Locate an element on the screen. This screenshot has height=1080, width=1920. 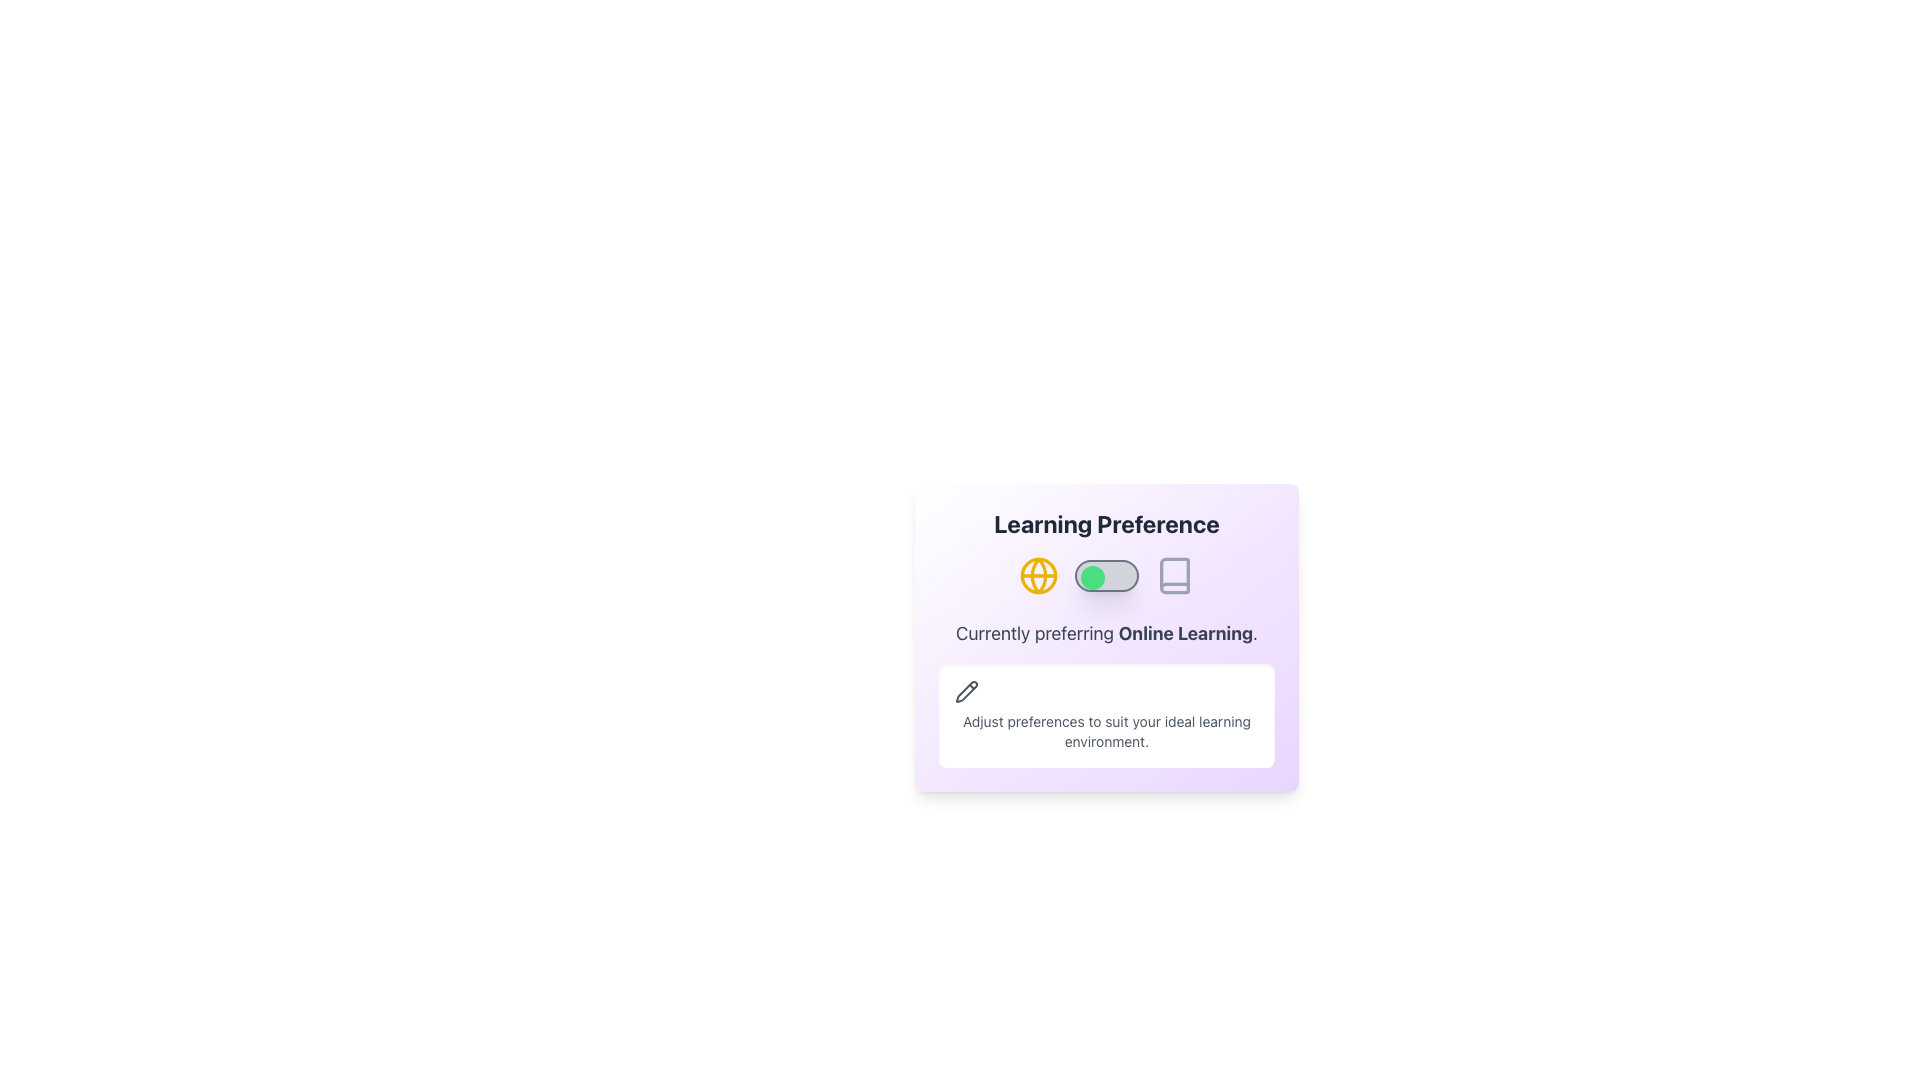
the pencil icon representing the editing tool for adjusting learning mode preferences is located at coordinates (965, 689).